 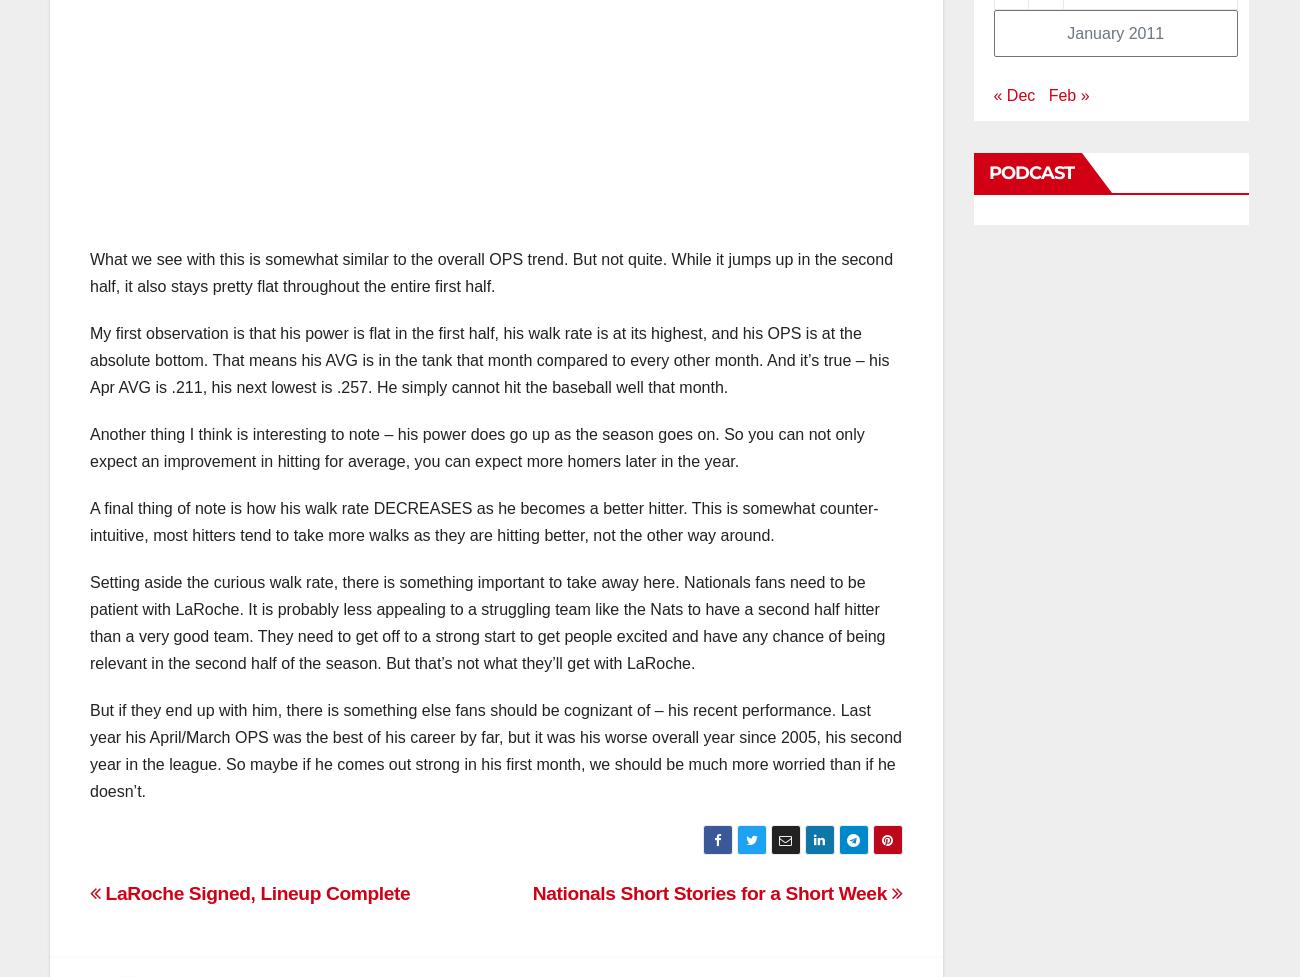 I want to click on 'LaRoche Signed, Lineup Complete', so click(x=254, y=892).